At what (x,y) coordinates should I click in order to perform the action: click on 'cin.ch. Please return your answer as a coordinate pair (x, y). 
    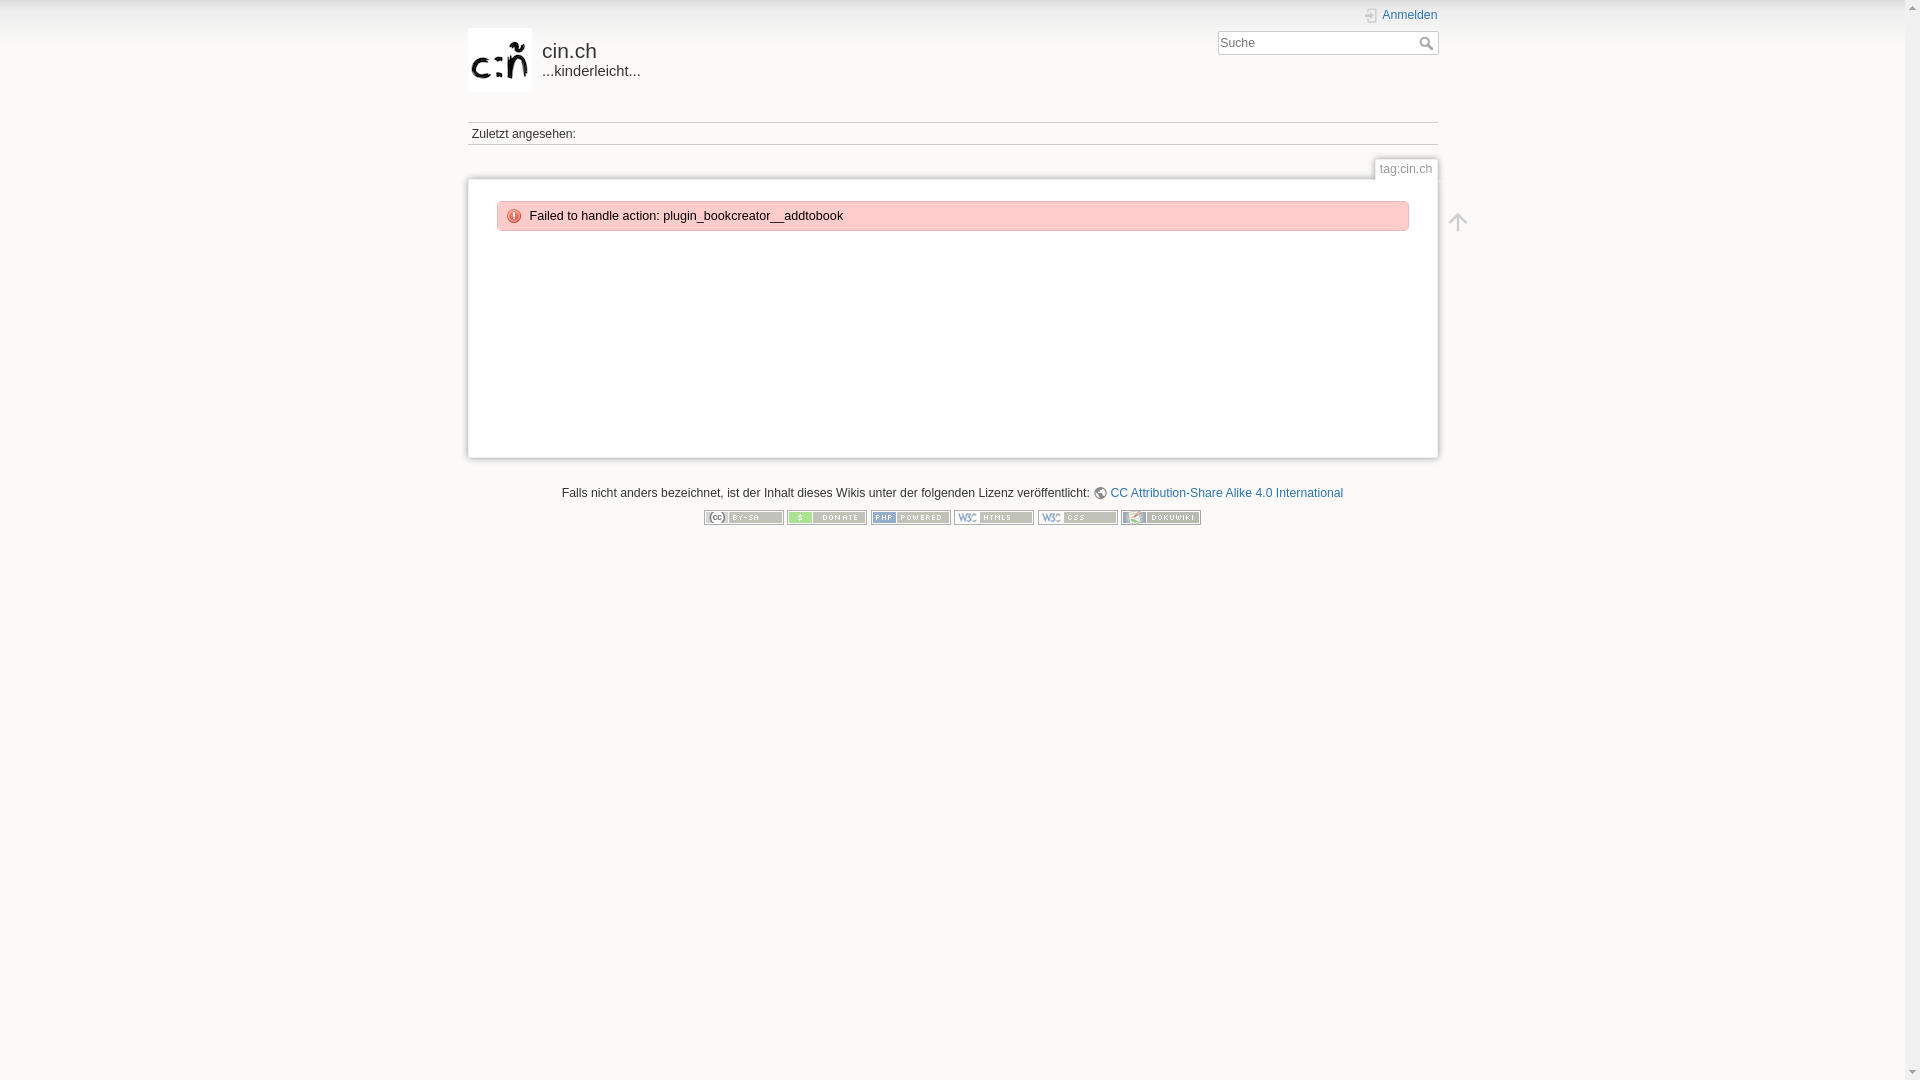
    Looking at the image, I should click on (466, 53).